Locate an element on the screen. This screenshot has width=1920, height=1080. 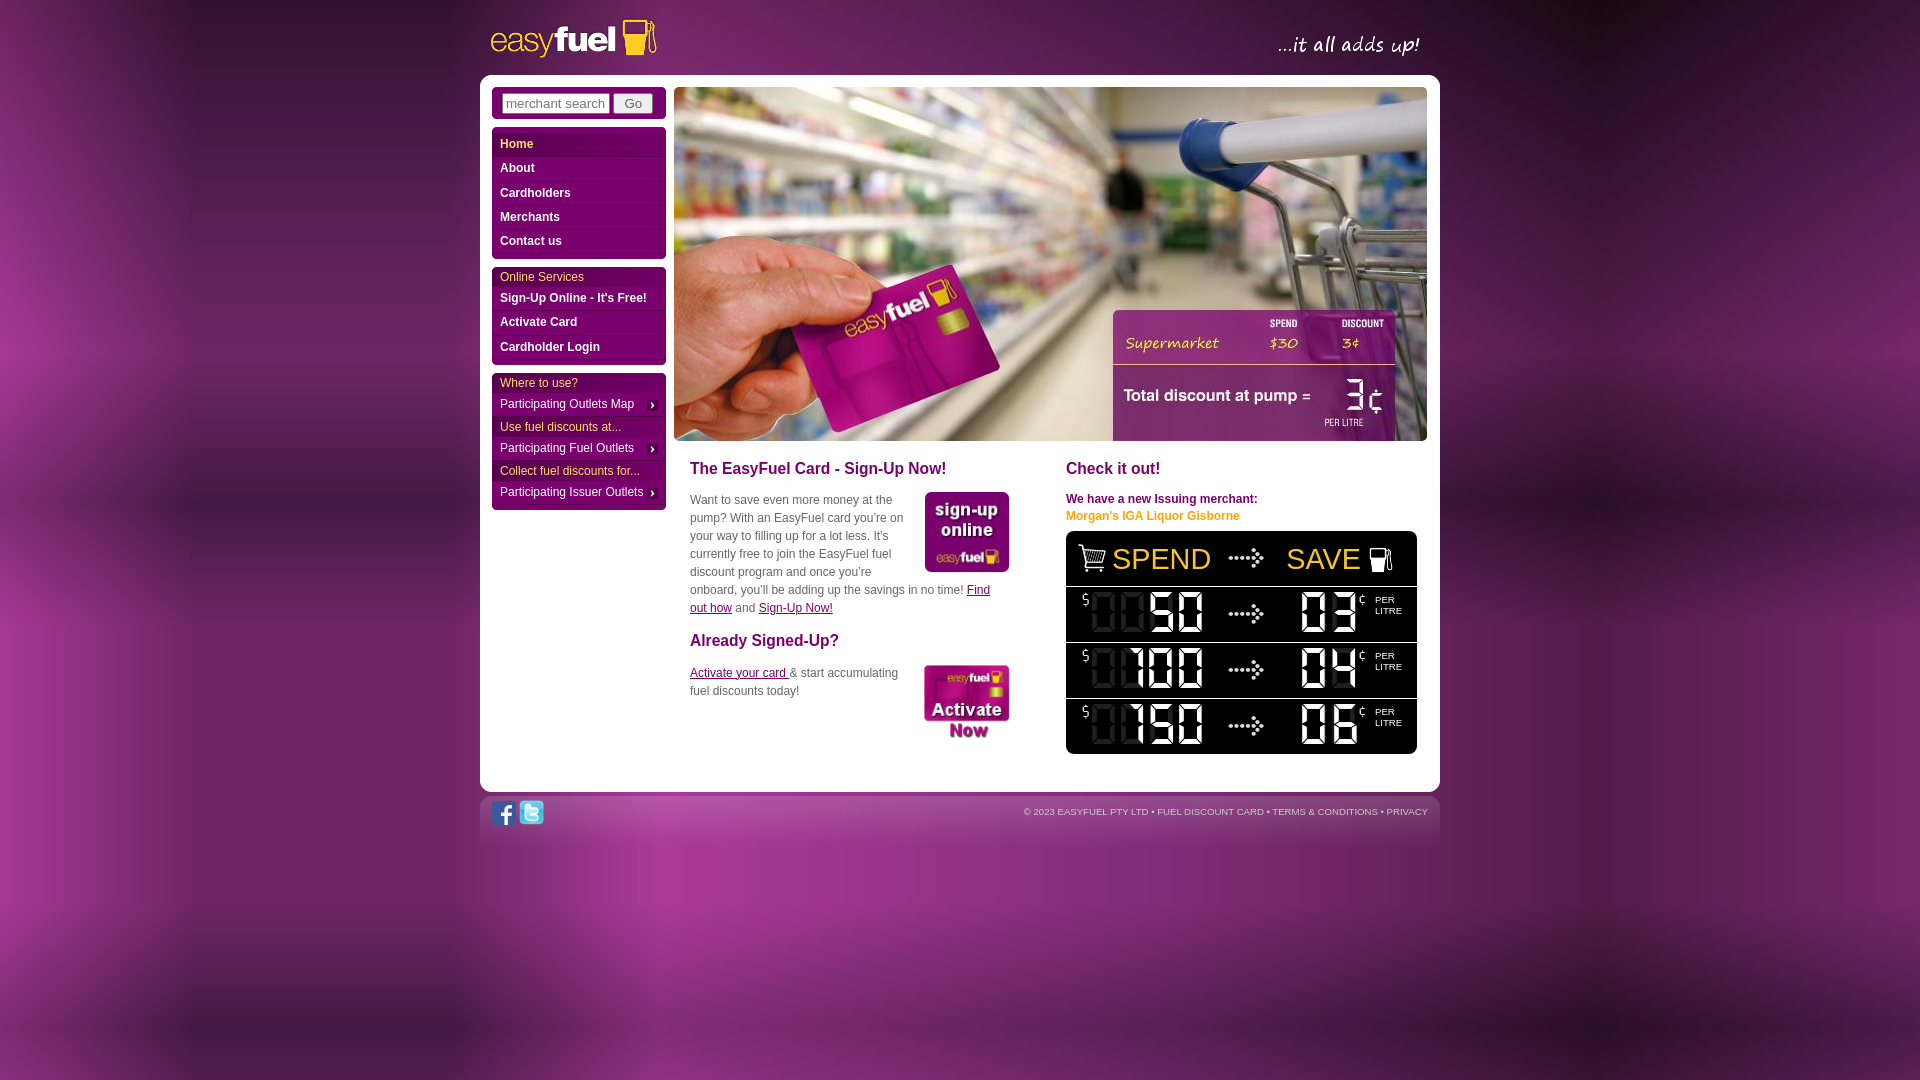
'Participating Issuer Outlets' is located at coordinates (578, 493).